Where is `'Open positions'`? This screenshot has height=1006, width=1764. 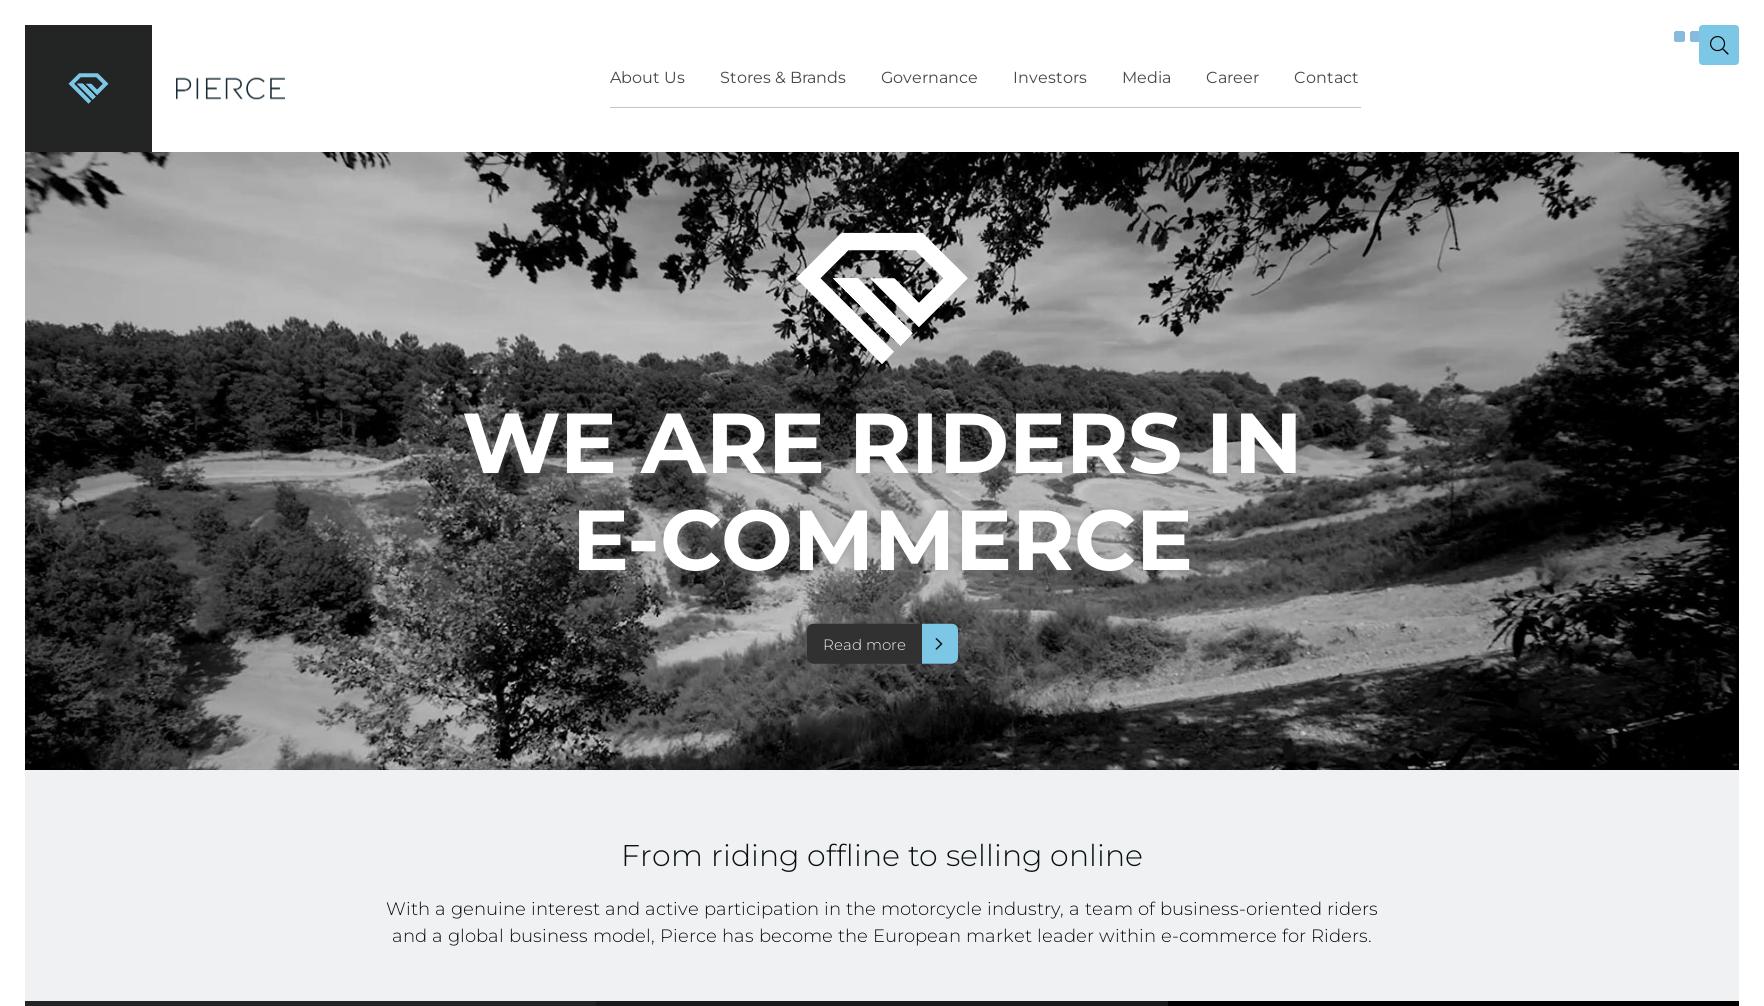
'Open positions' is located at coordinates (1074, 210).